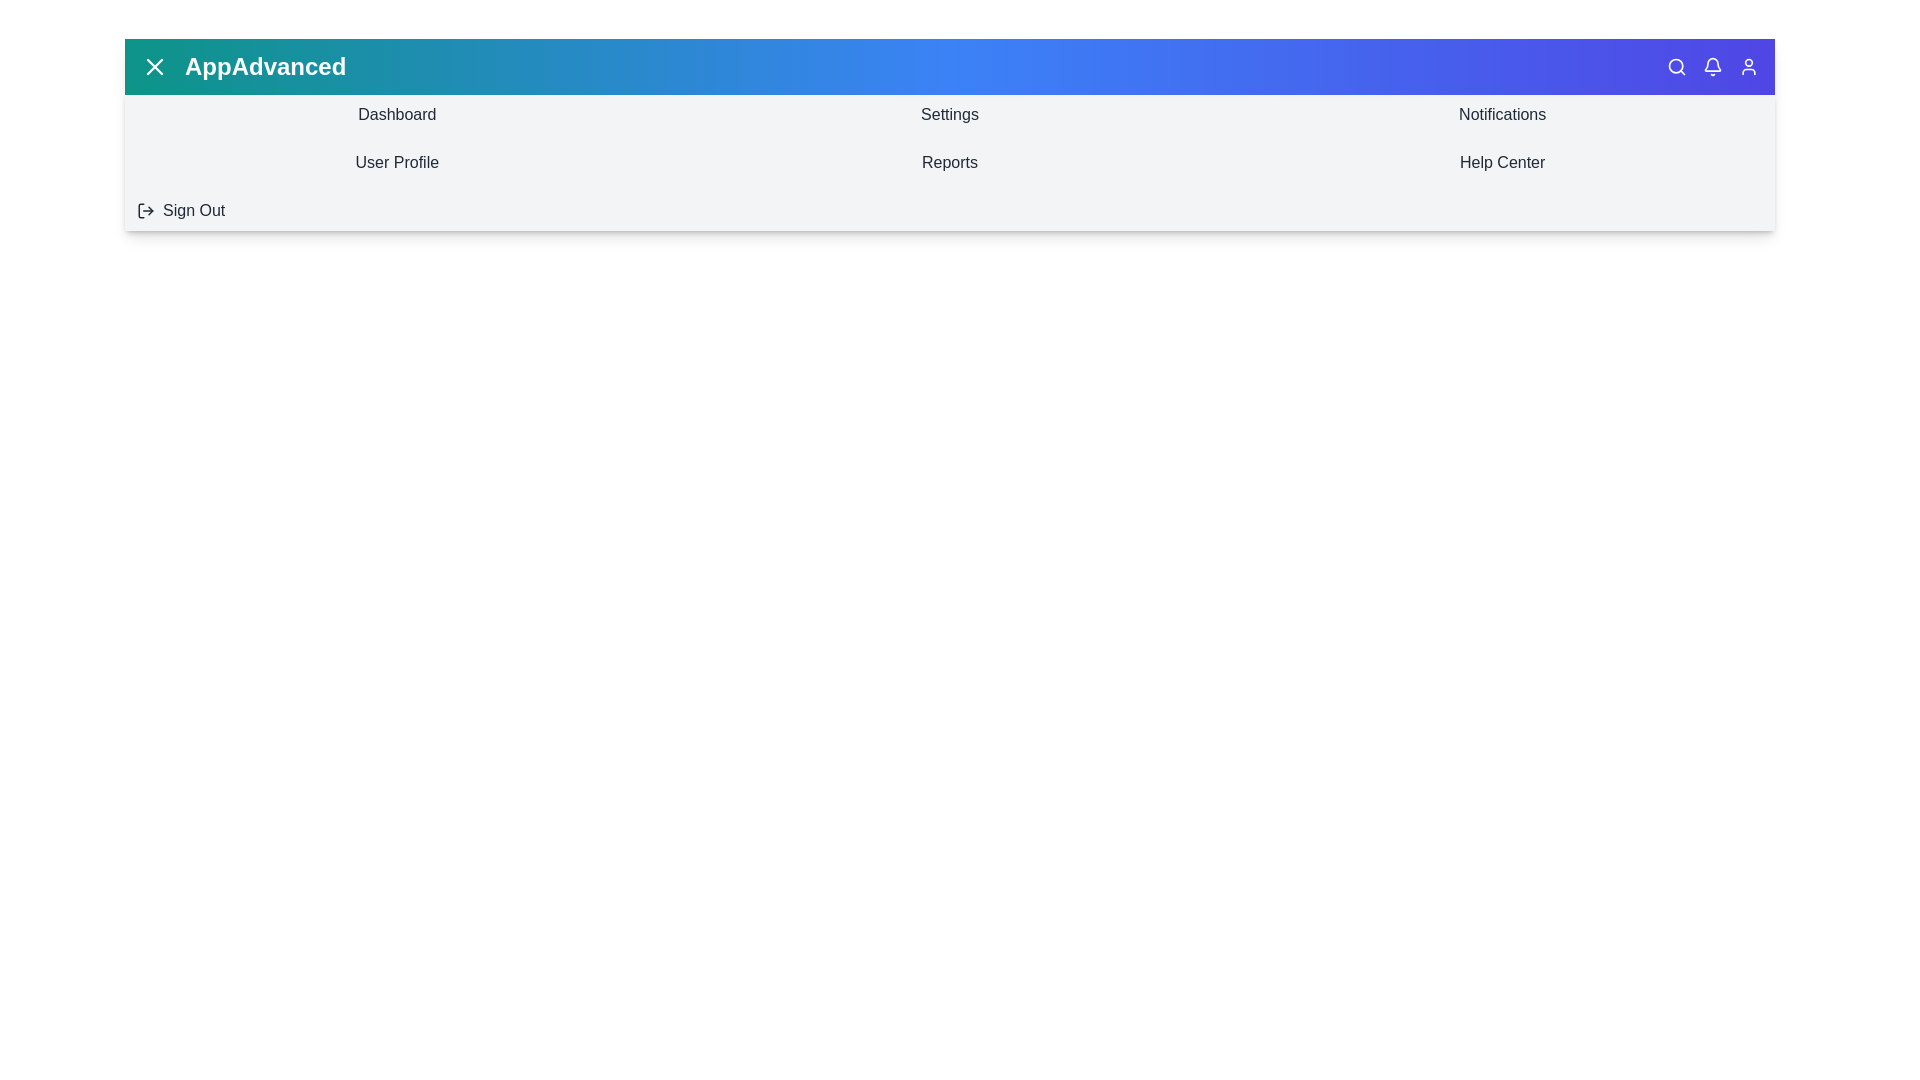 Image resolution: width=1920 pixels, height=1080 pixels. What do you see at coordinates (1502, 115) in the screenshot?
I see `the menu item Notifications from the menu bar` at bounding box center [1502, 115].